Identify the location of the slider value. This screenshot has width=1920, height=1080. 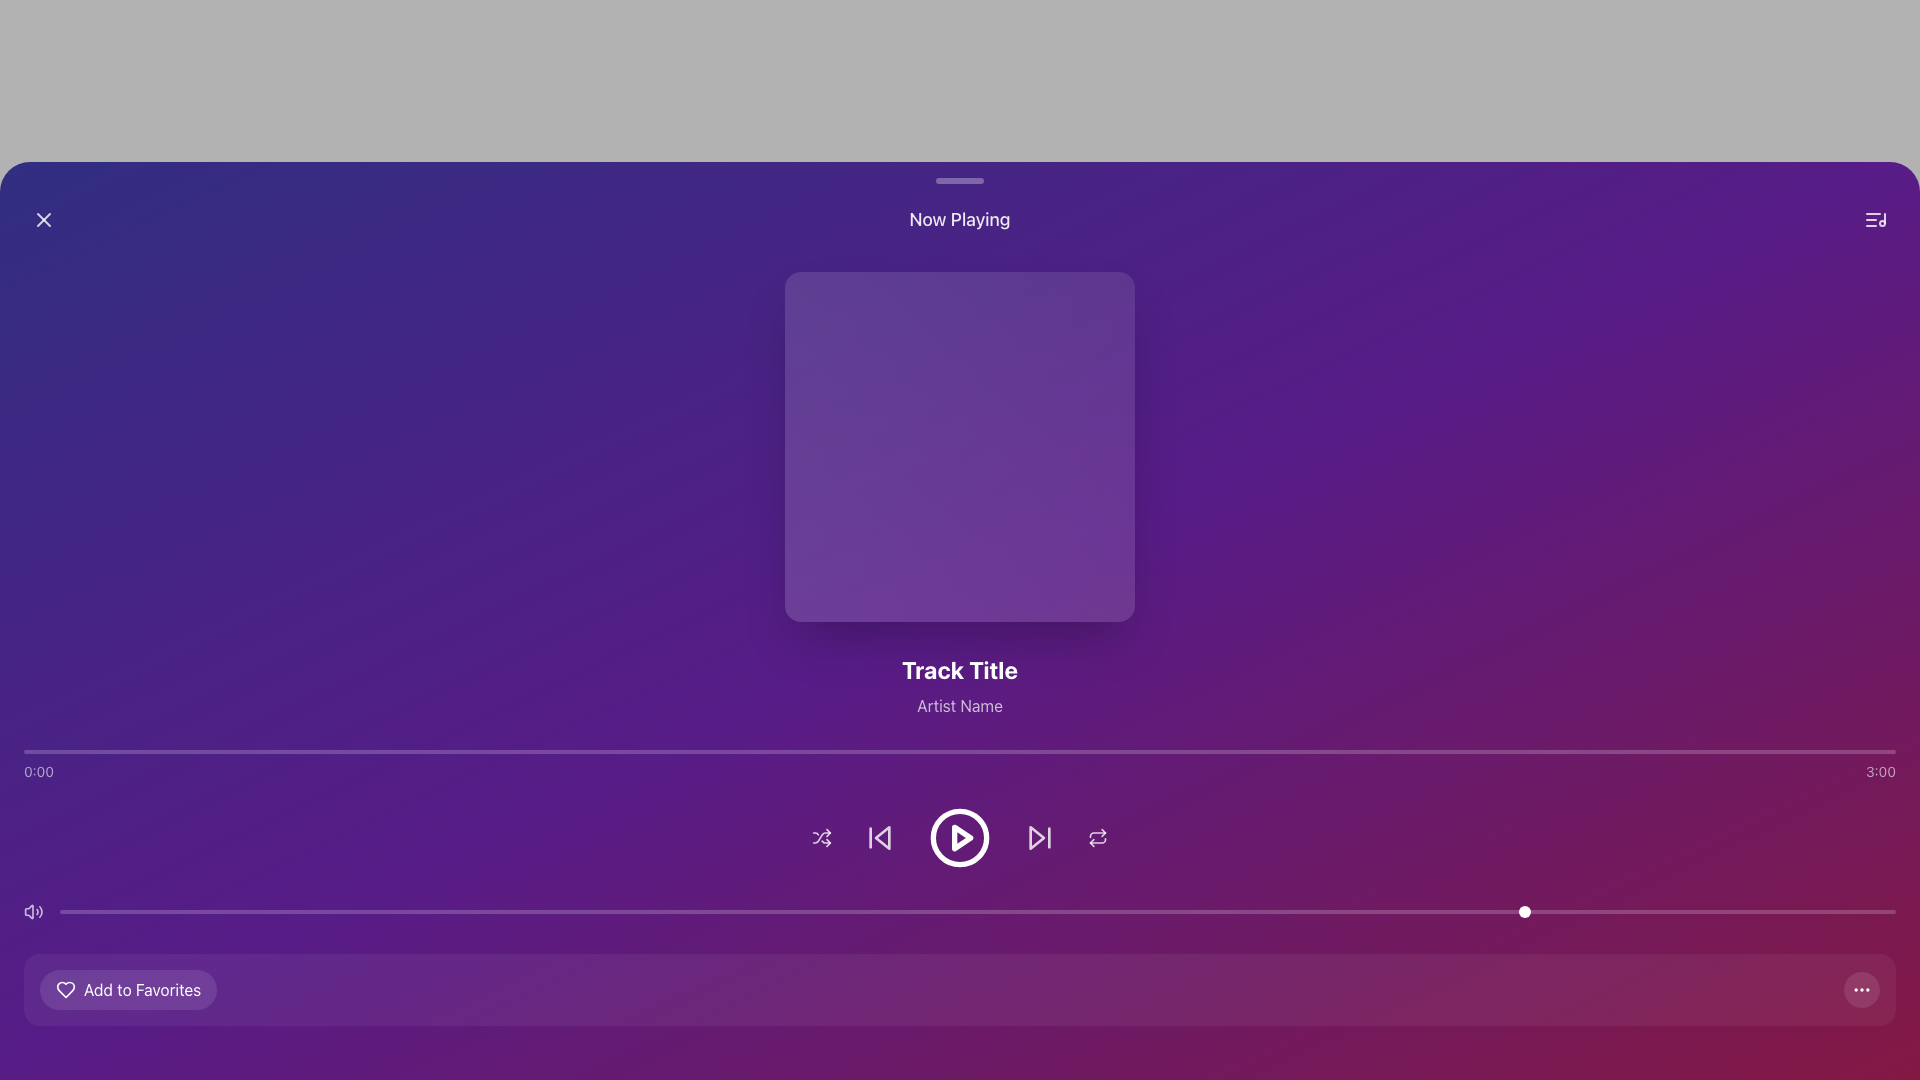
(335, 911).